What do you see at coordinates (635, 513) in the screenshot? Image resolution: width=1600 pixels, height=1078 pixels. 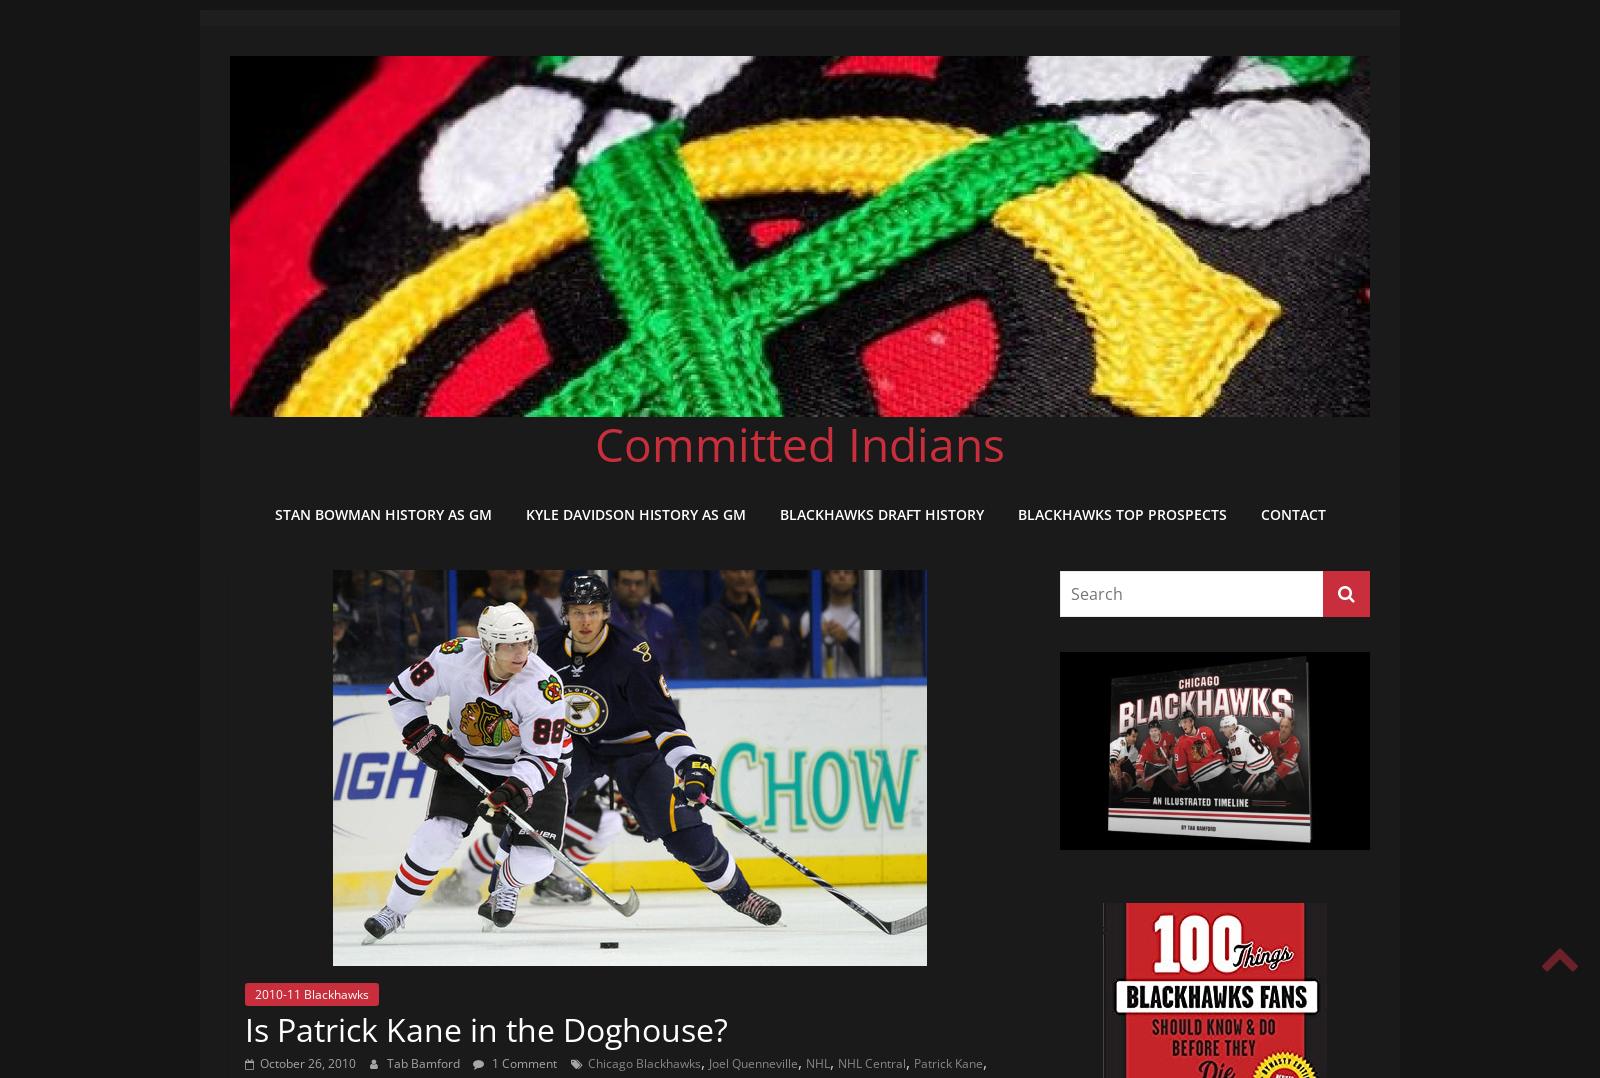 I see `'Kyle Davidson History as GM'` at bounding box center [635, 513].